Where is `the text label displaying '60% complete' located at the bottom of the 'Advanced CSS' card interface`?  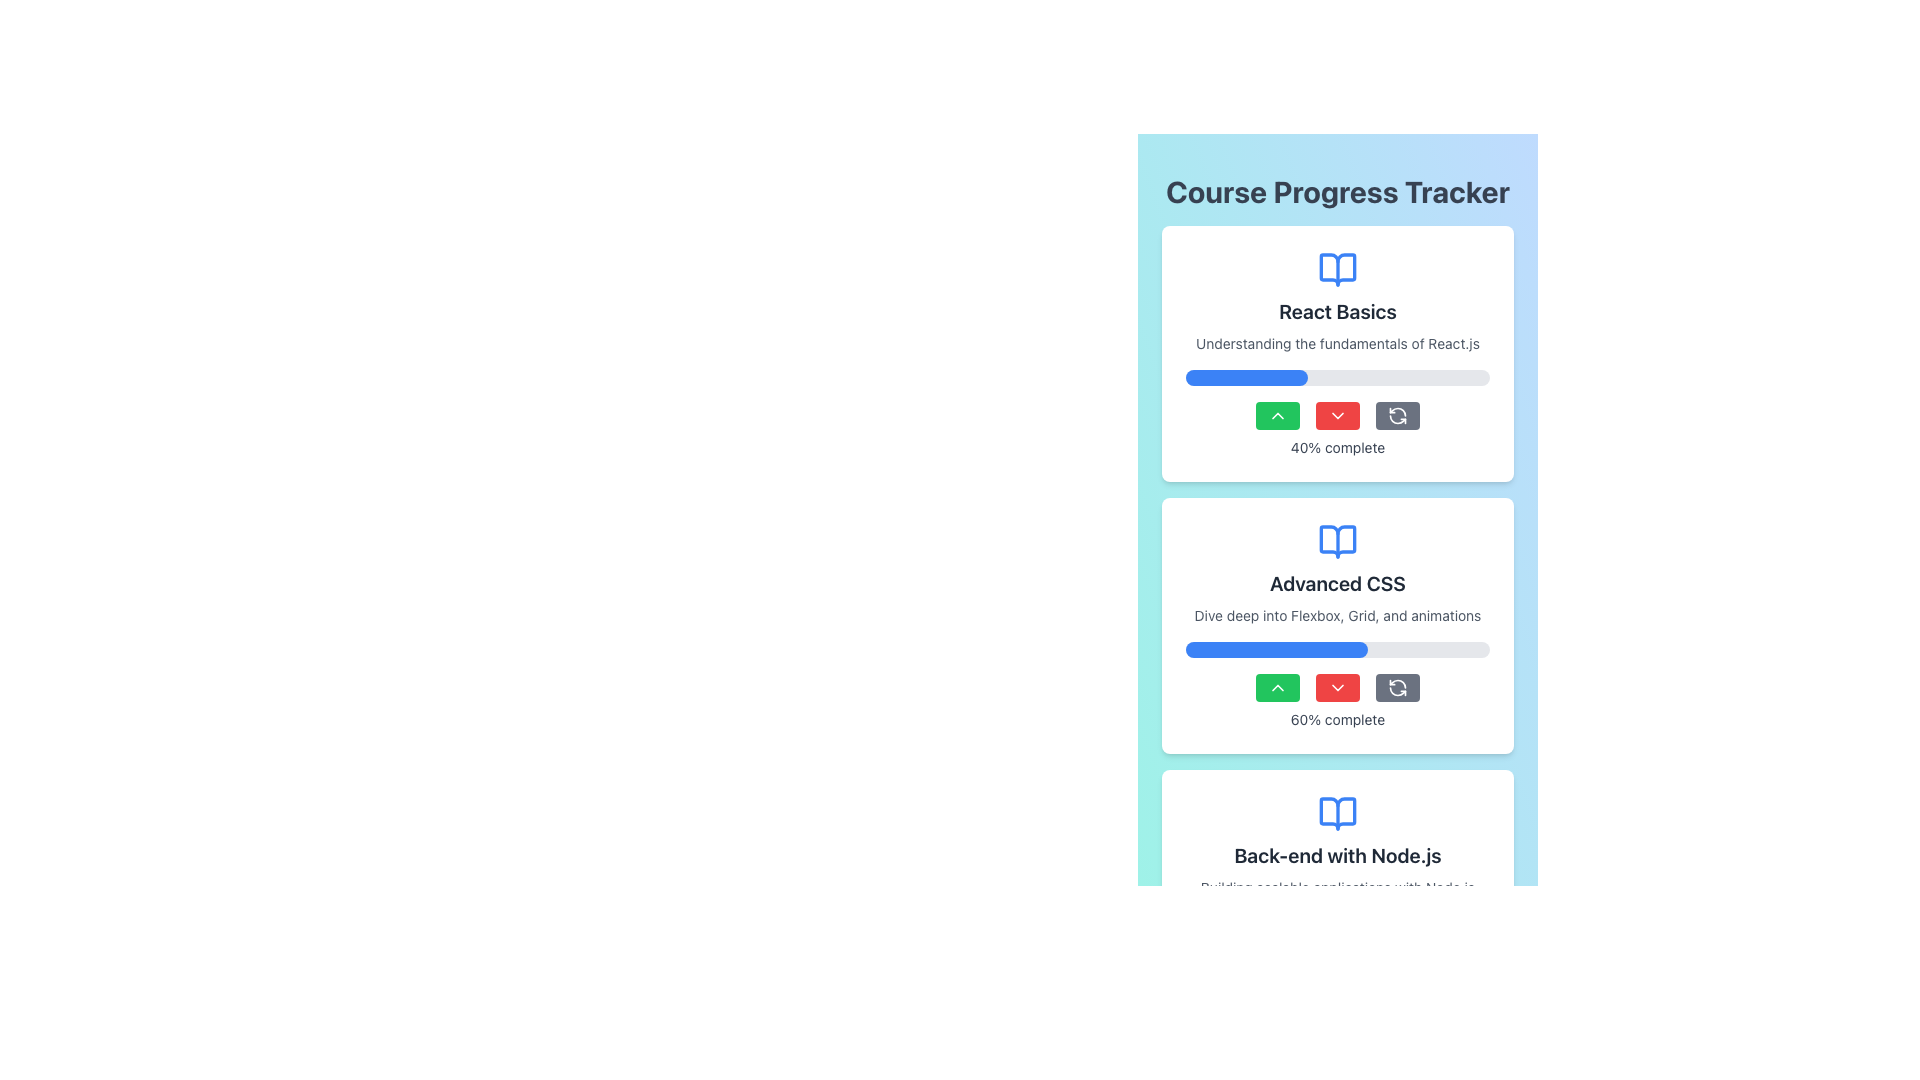
the text label displaying '60% complete' located at the bottom of the 'Advanced CSS' card interface is located at coordinates (1338, 720).